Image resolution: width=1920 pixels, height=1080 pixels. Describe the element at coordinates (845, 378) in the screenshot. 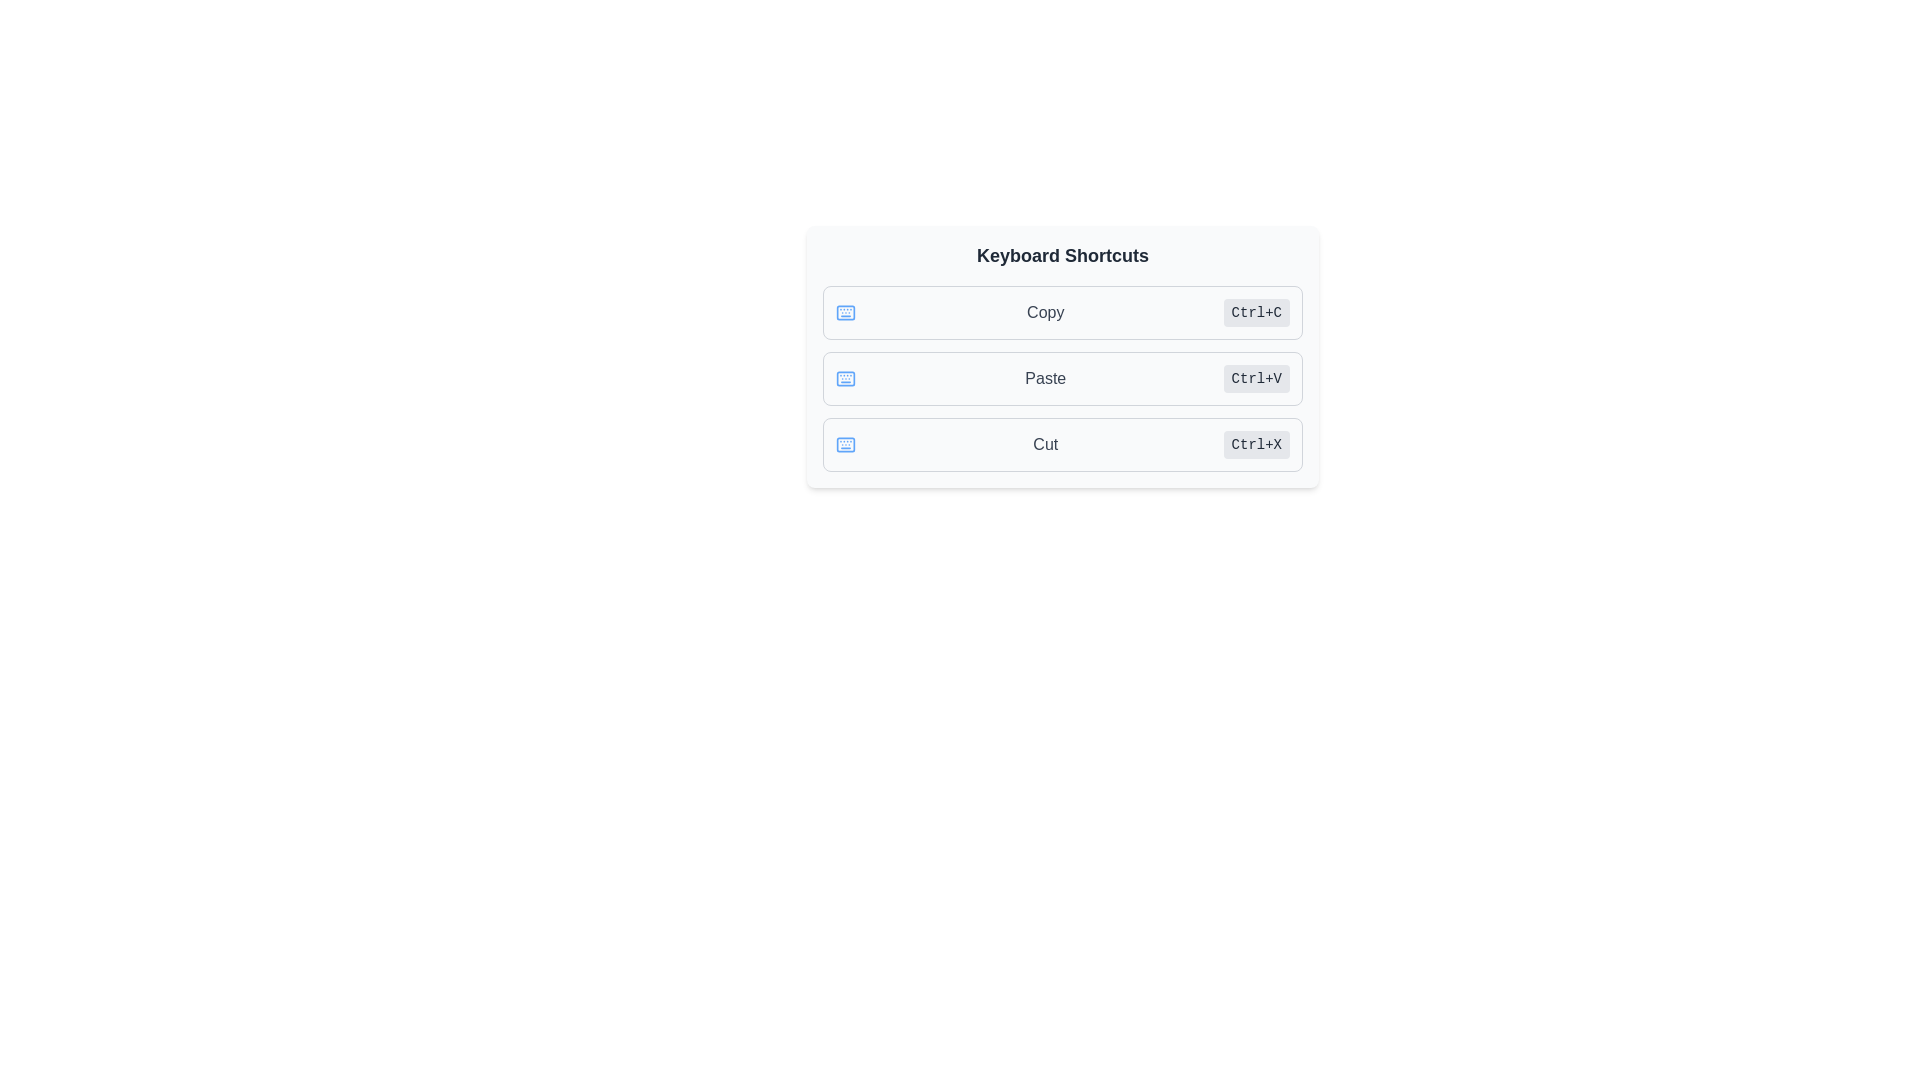

I see `the graphical icon representing the 'Paste' function, which is a small rectangular shape with rounded corners located to the left of the text label 'Paste' in a vertically aligned list of options` at that location.